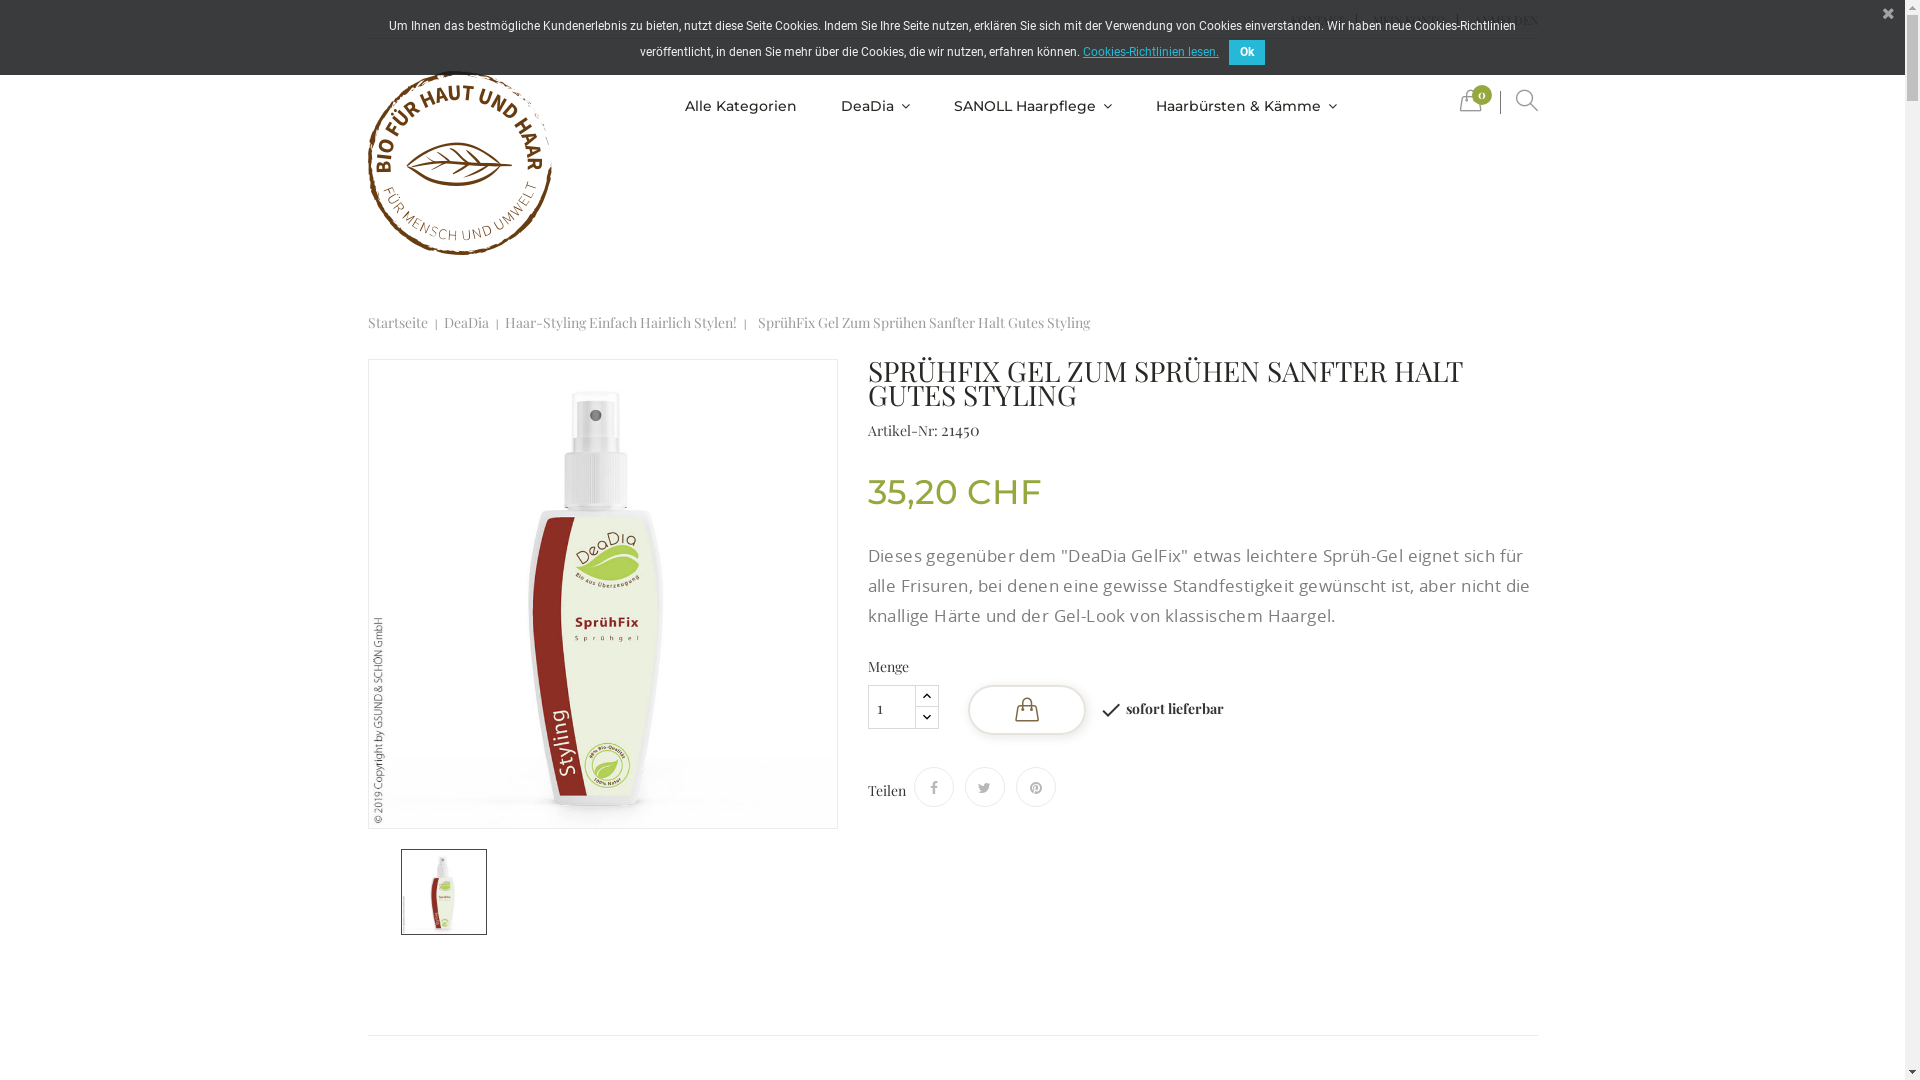  What do you see at coordinates (619, 322) in the screenshot?
I see `'Haar-Styling Einfach Hairlich Stylen!'` at bounding box center [619, 322].